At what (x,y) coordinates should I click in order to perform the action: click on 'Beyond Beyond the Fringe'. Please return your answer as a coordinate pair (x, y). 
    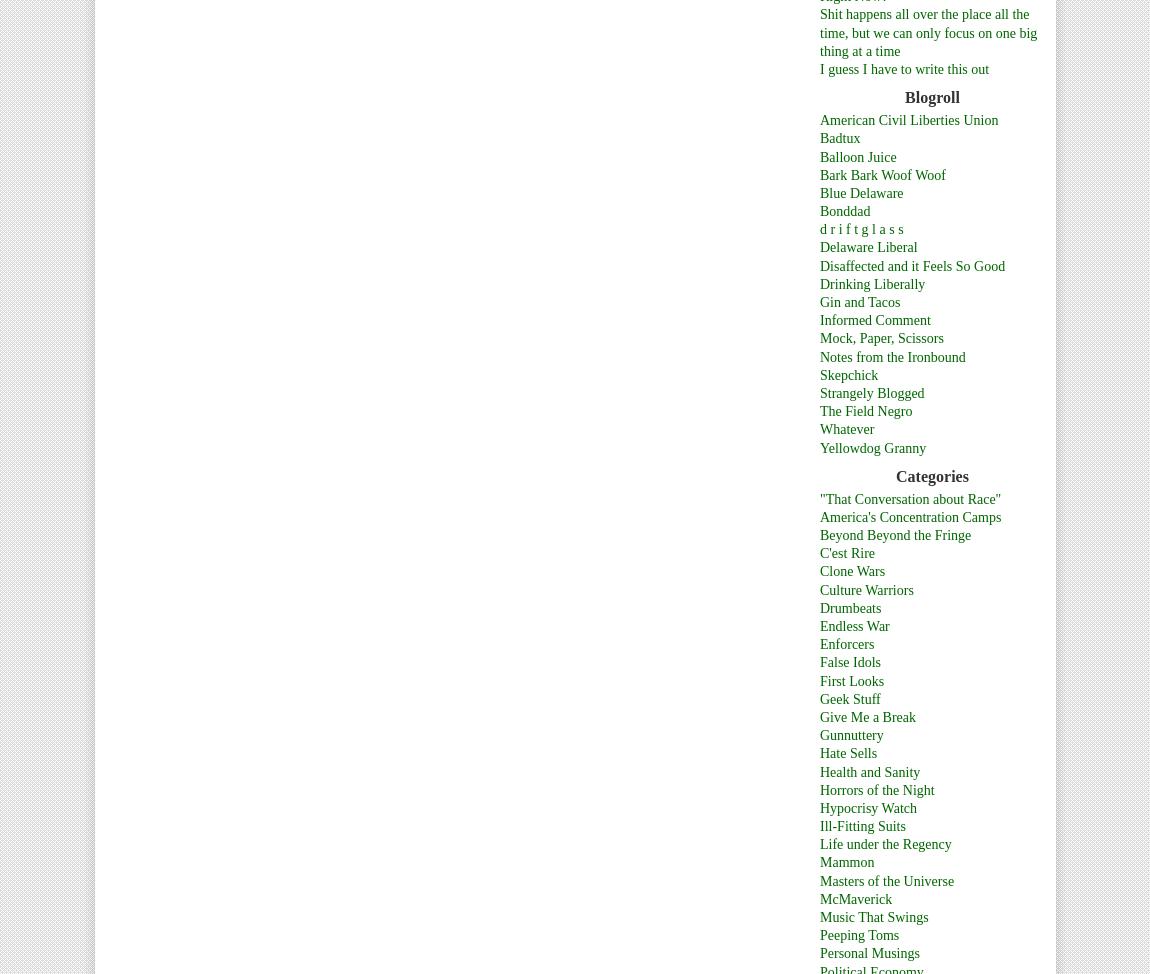
    Looking at the image, I should click on (895, 535).